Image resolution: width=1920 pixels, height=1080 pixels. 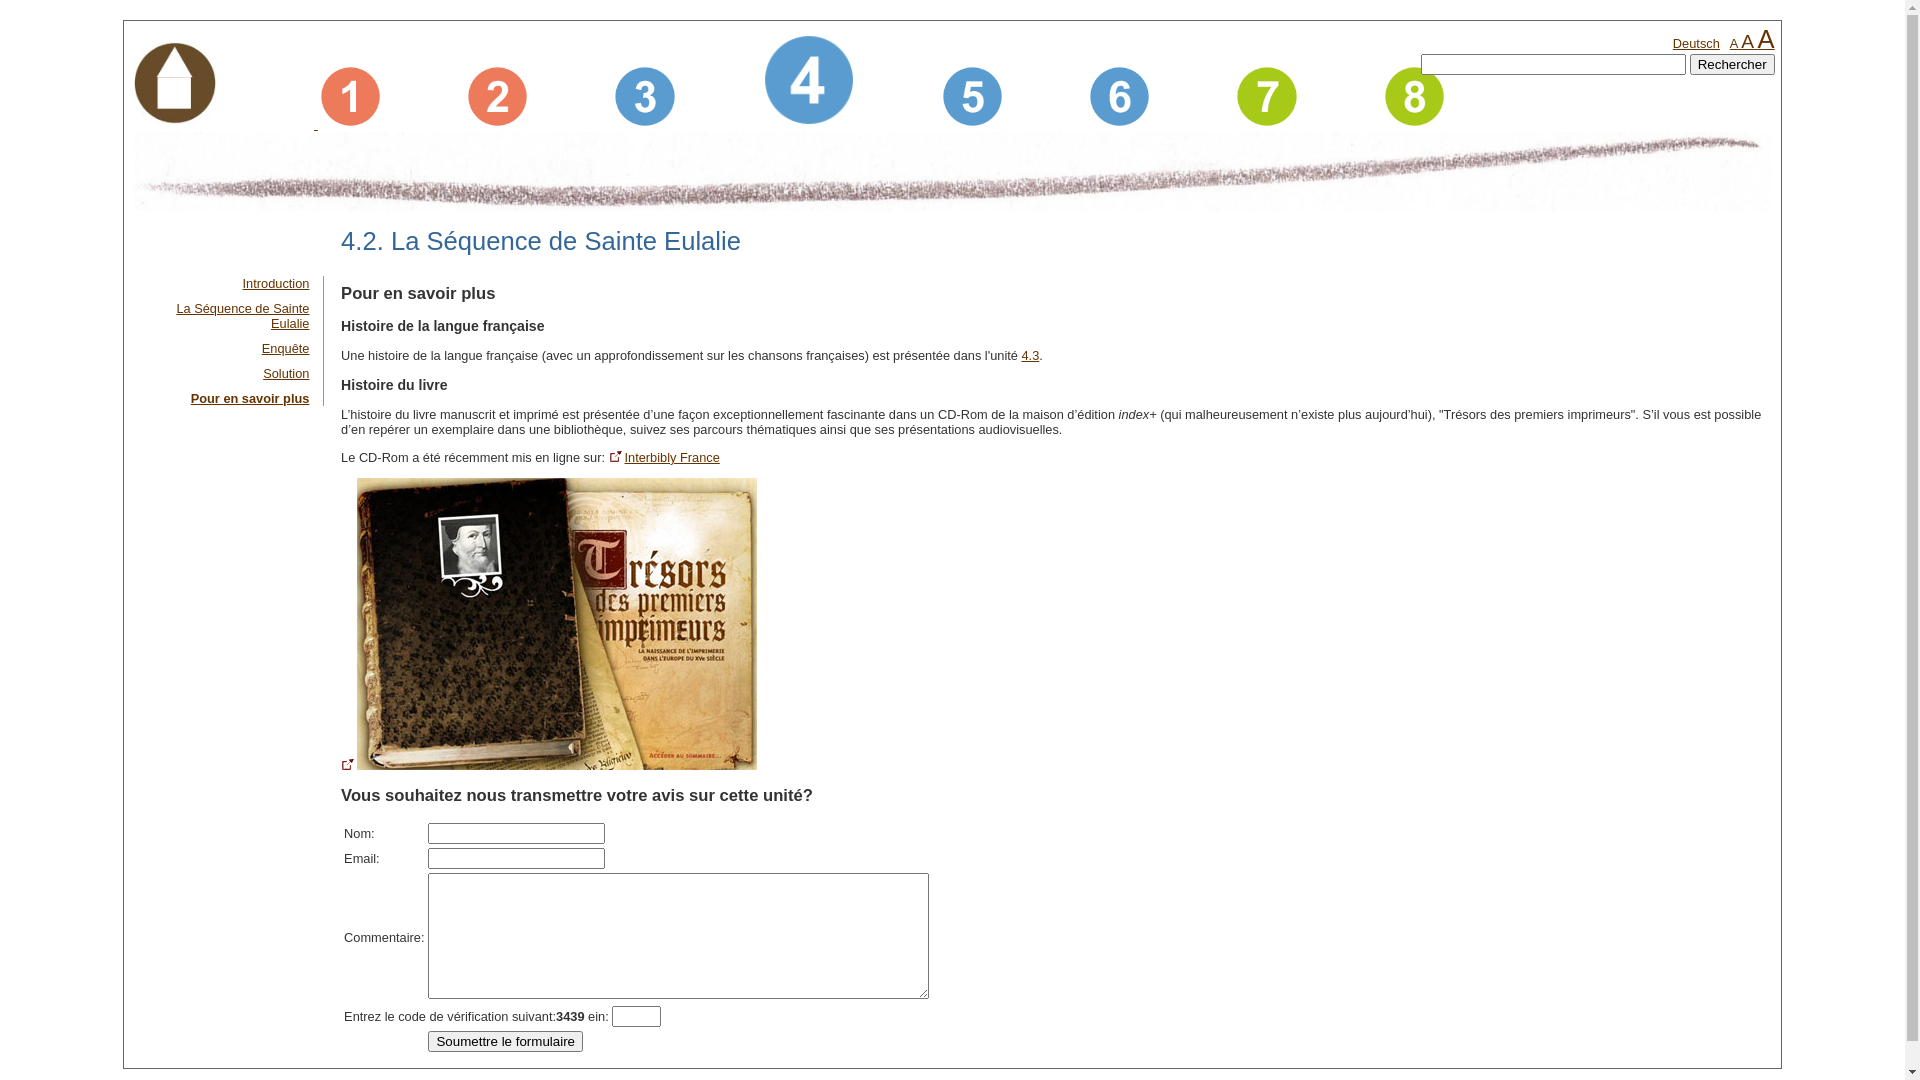 I want to click on 'Deutsch', so click(x=1695, y=43).